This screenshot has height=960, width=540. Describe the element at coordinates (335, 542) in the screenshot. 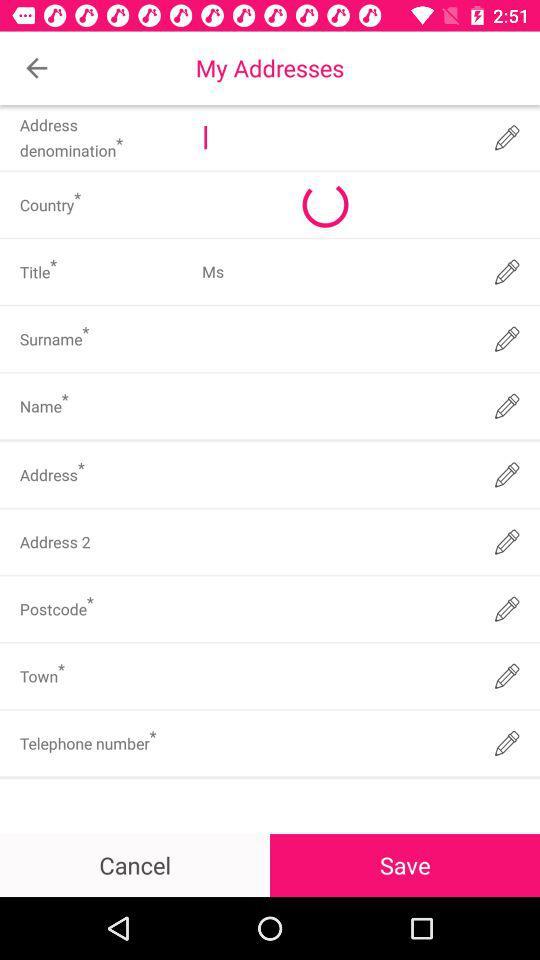

I see `address 2` at that location.